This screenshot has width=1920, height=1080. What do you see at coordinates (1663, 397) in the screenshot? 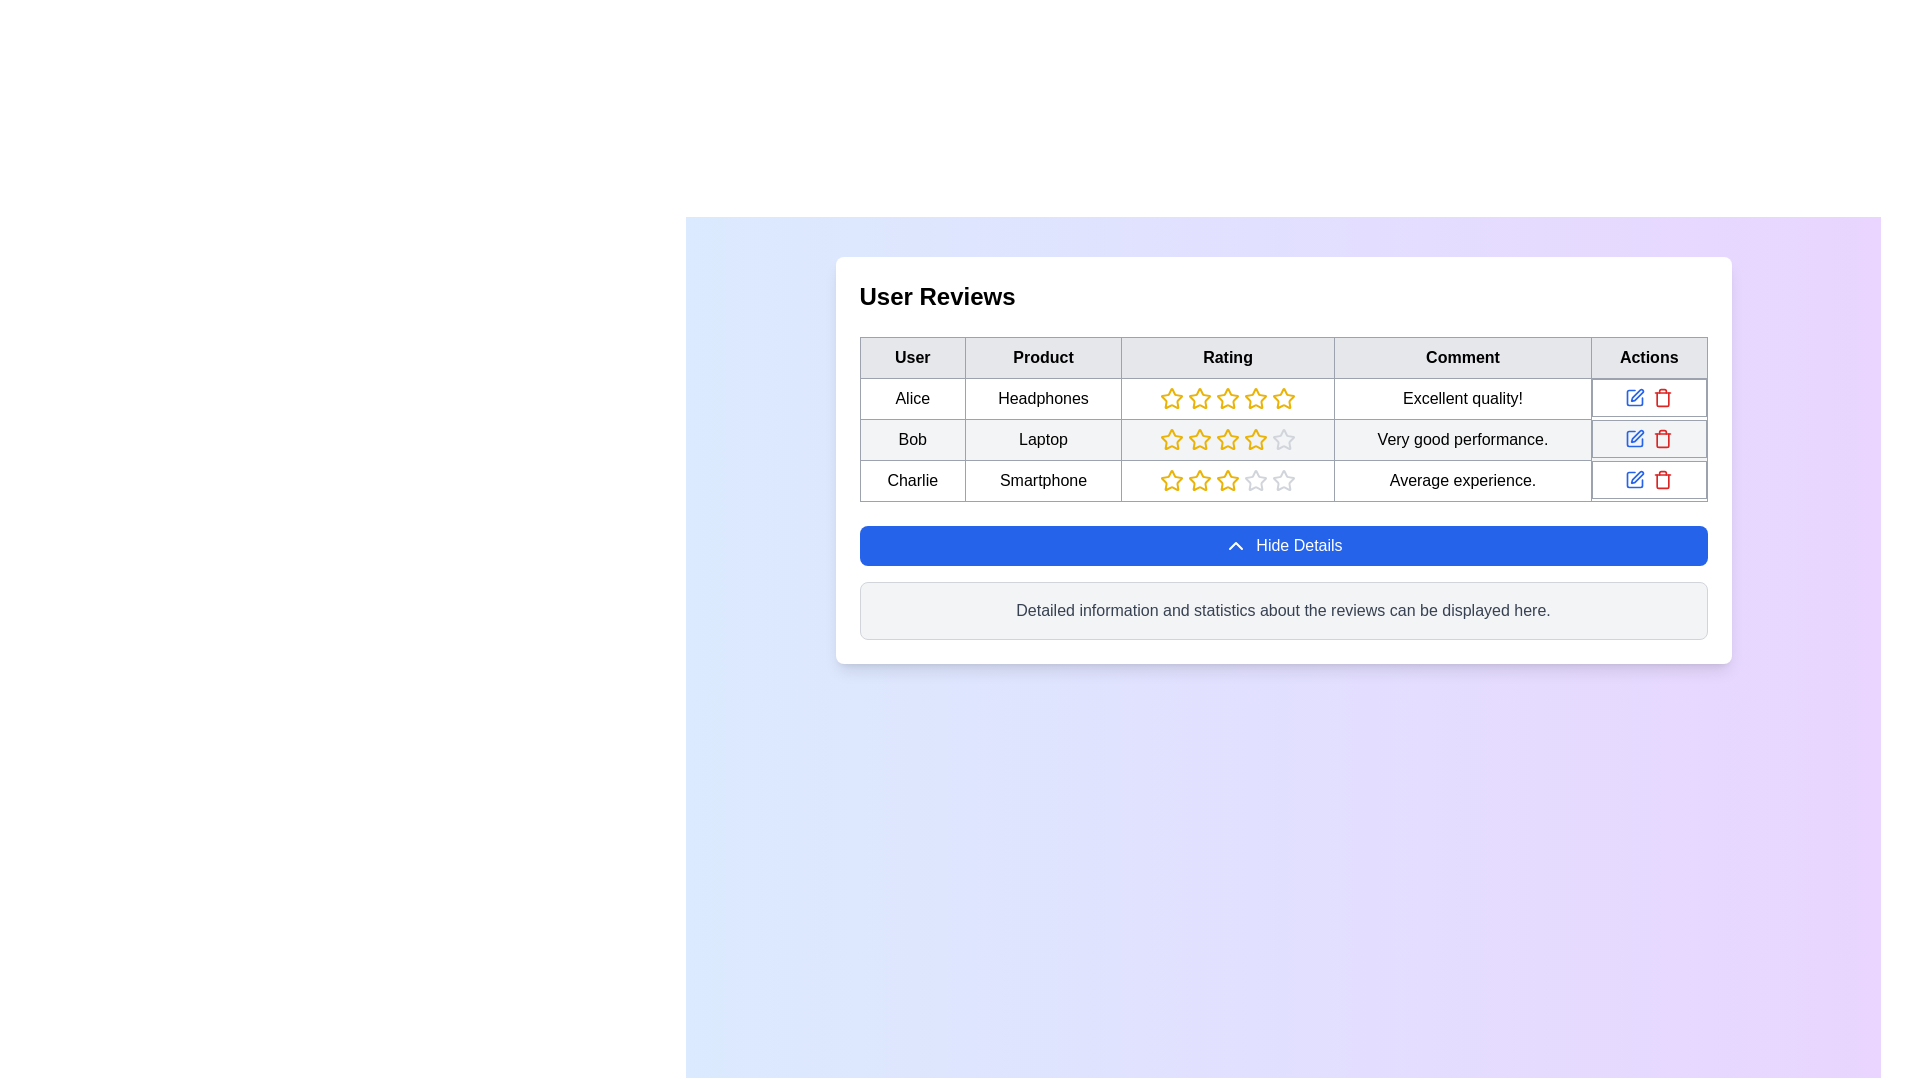
I see `the delete icon button in the 'Actions' section of the product review table to trigger a tooltip or visual feedback` at bounding box center [1663, 397].